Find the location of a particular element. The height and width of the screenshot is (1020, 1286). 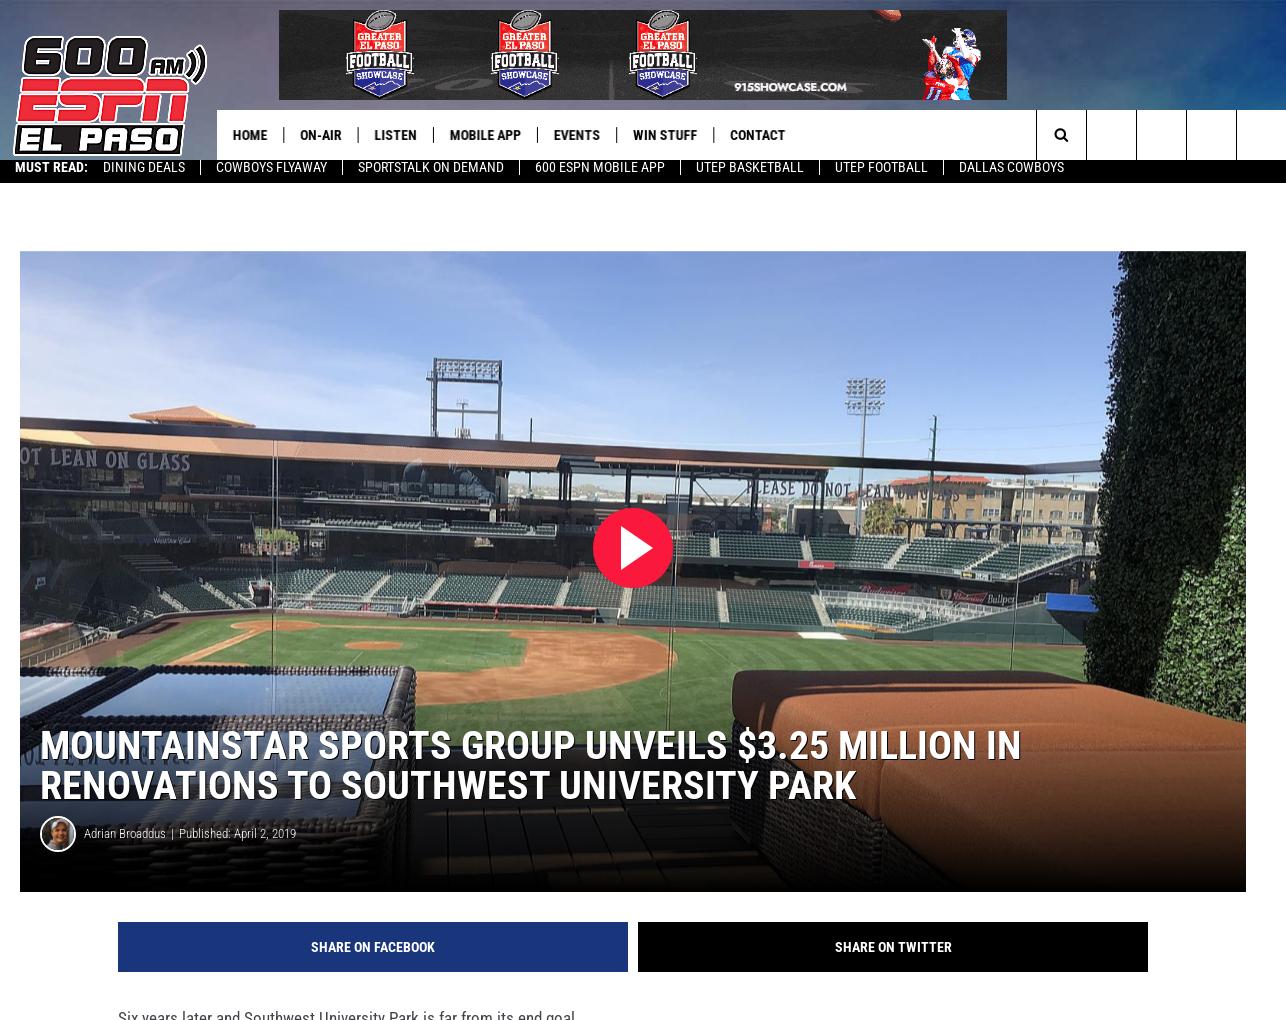

'Home' is located at coordinates (253, 135).